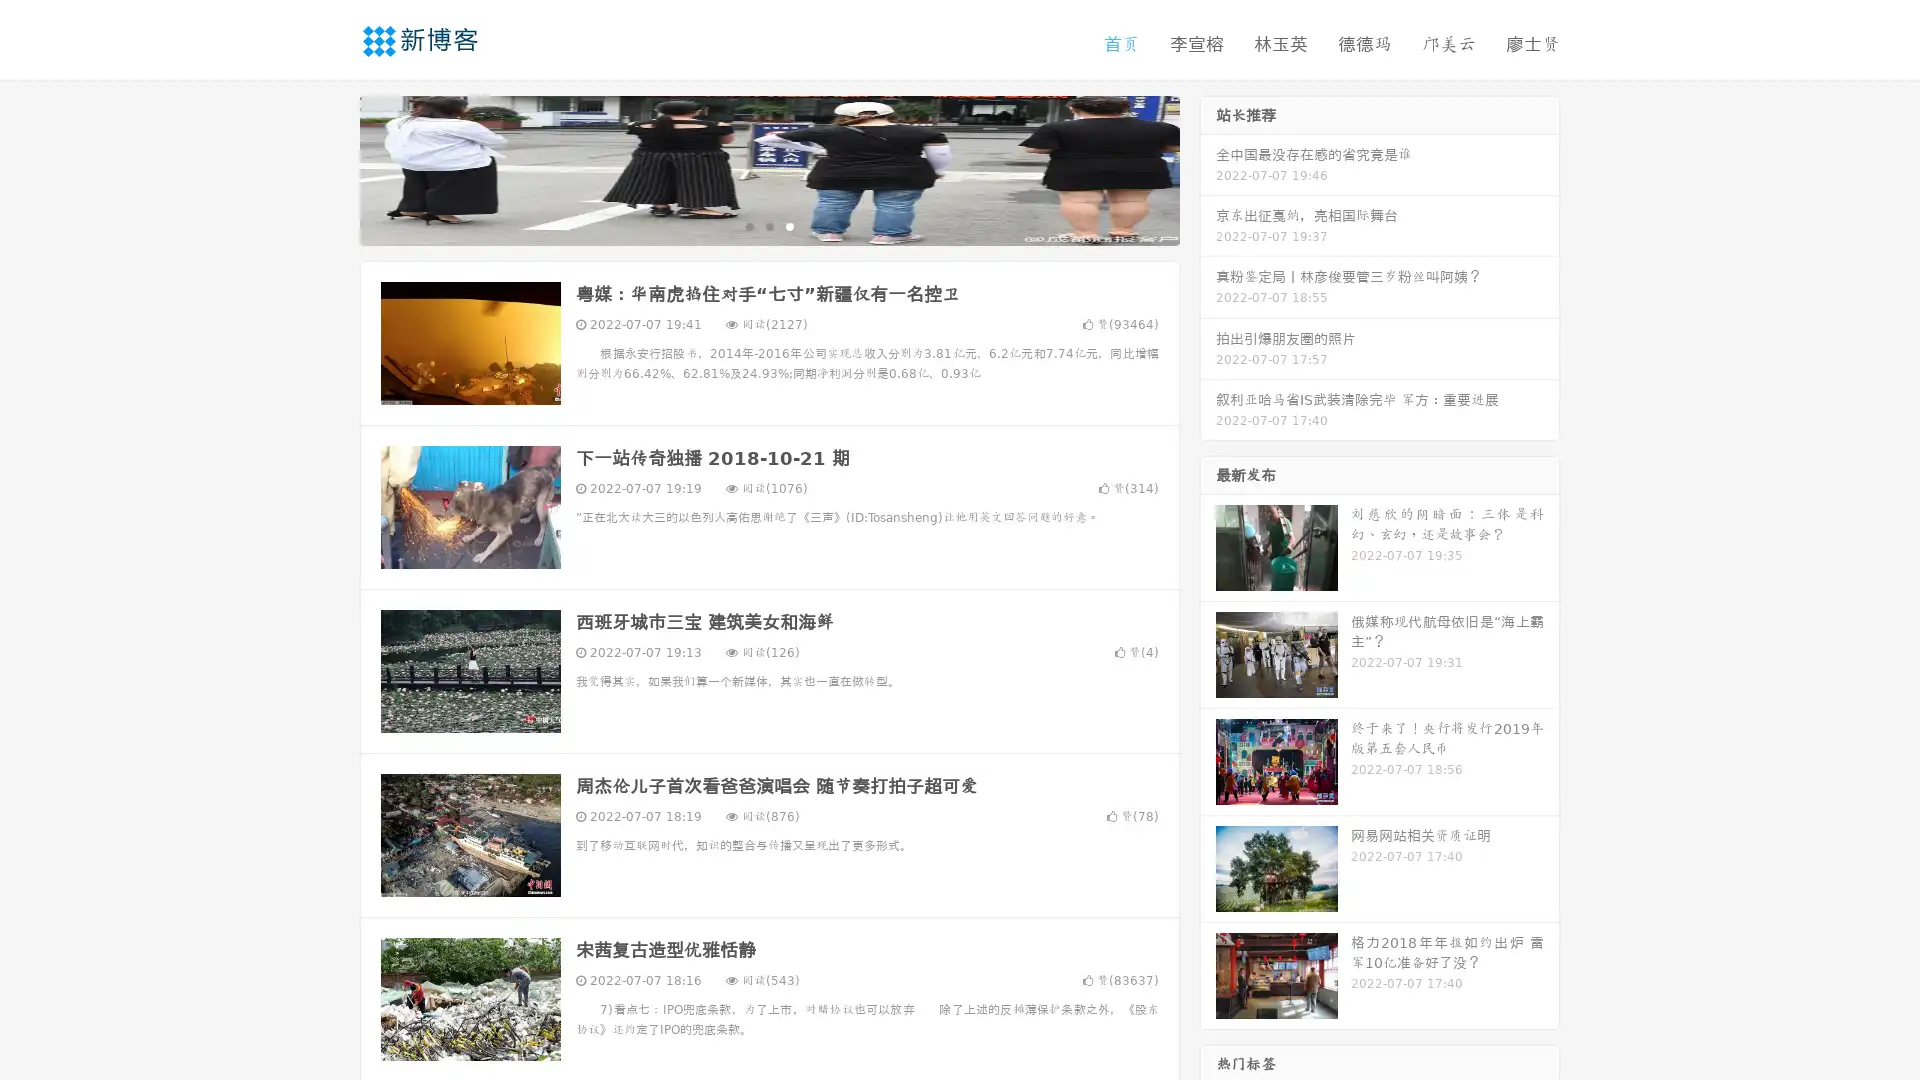 The height and width of the screenshot is (1080, 1920). What do you see at coordinates (330, 168) in the screenshot?
I see `Previous slide` at bounding box center [330, 168].